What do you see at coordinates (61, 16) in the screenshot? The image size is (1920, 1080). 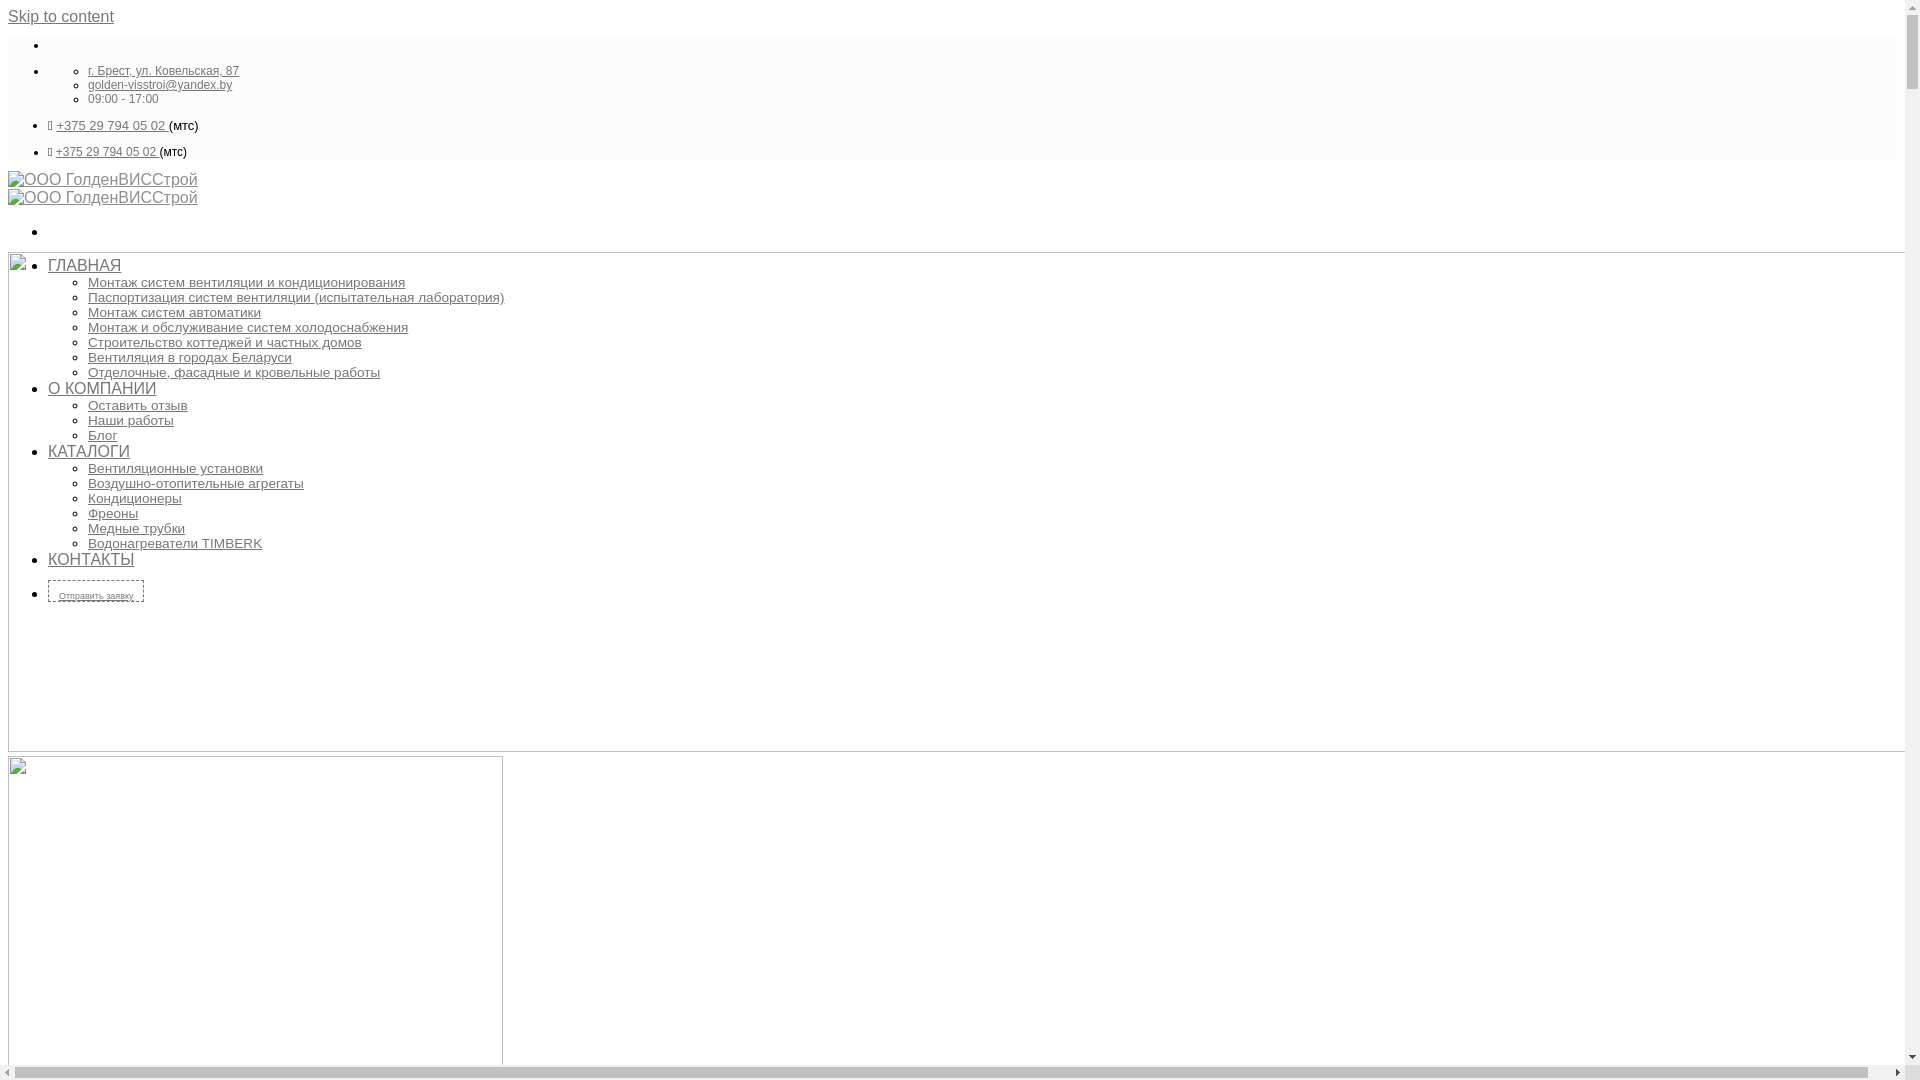 I see `'Skip to content'` at bounding box center [61, 16].